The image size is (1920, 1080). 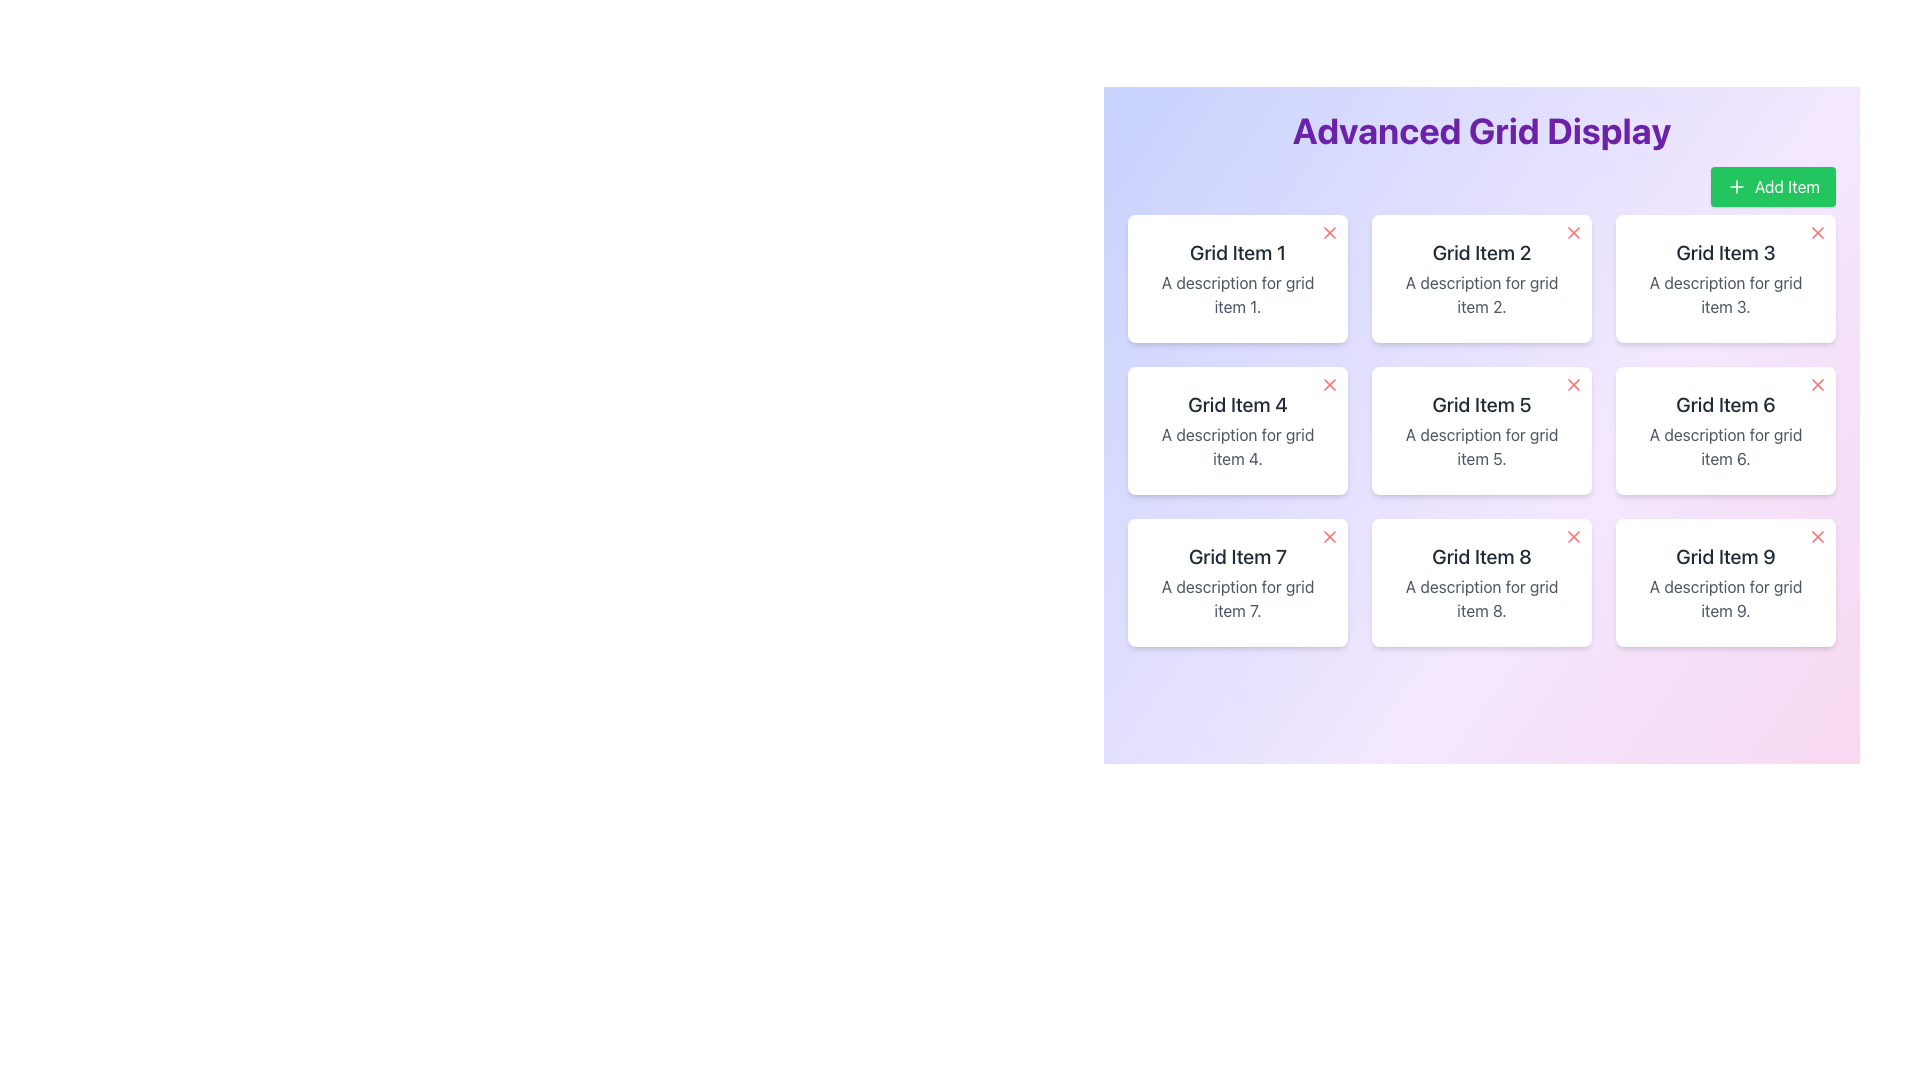 I want to click on the Text label that provides descriptive information about 'Grid Item 5', located centrally below its title, so click(x=1482, y=446).